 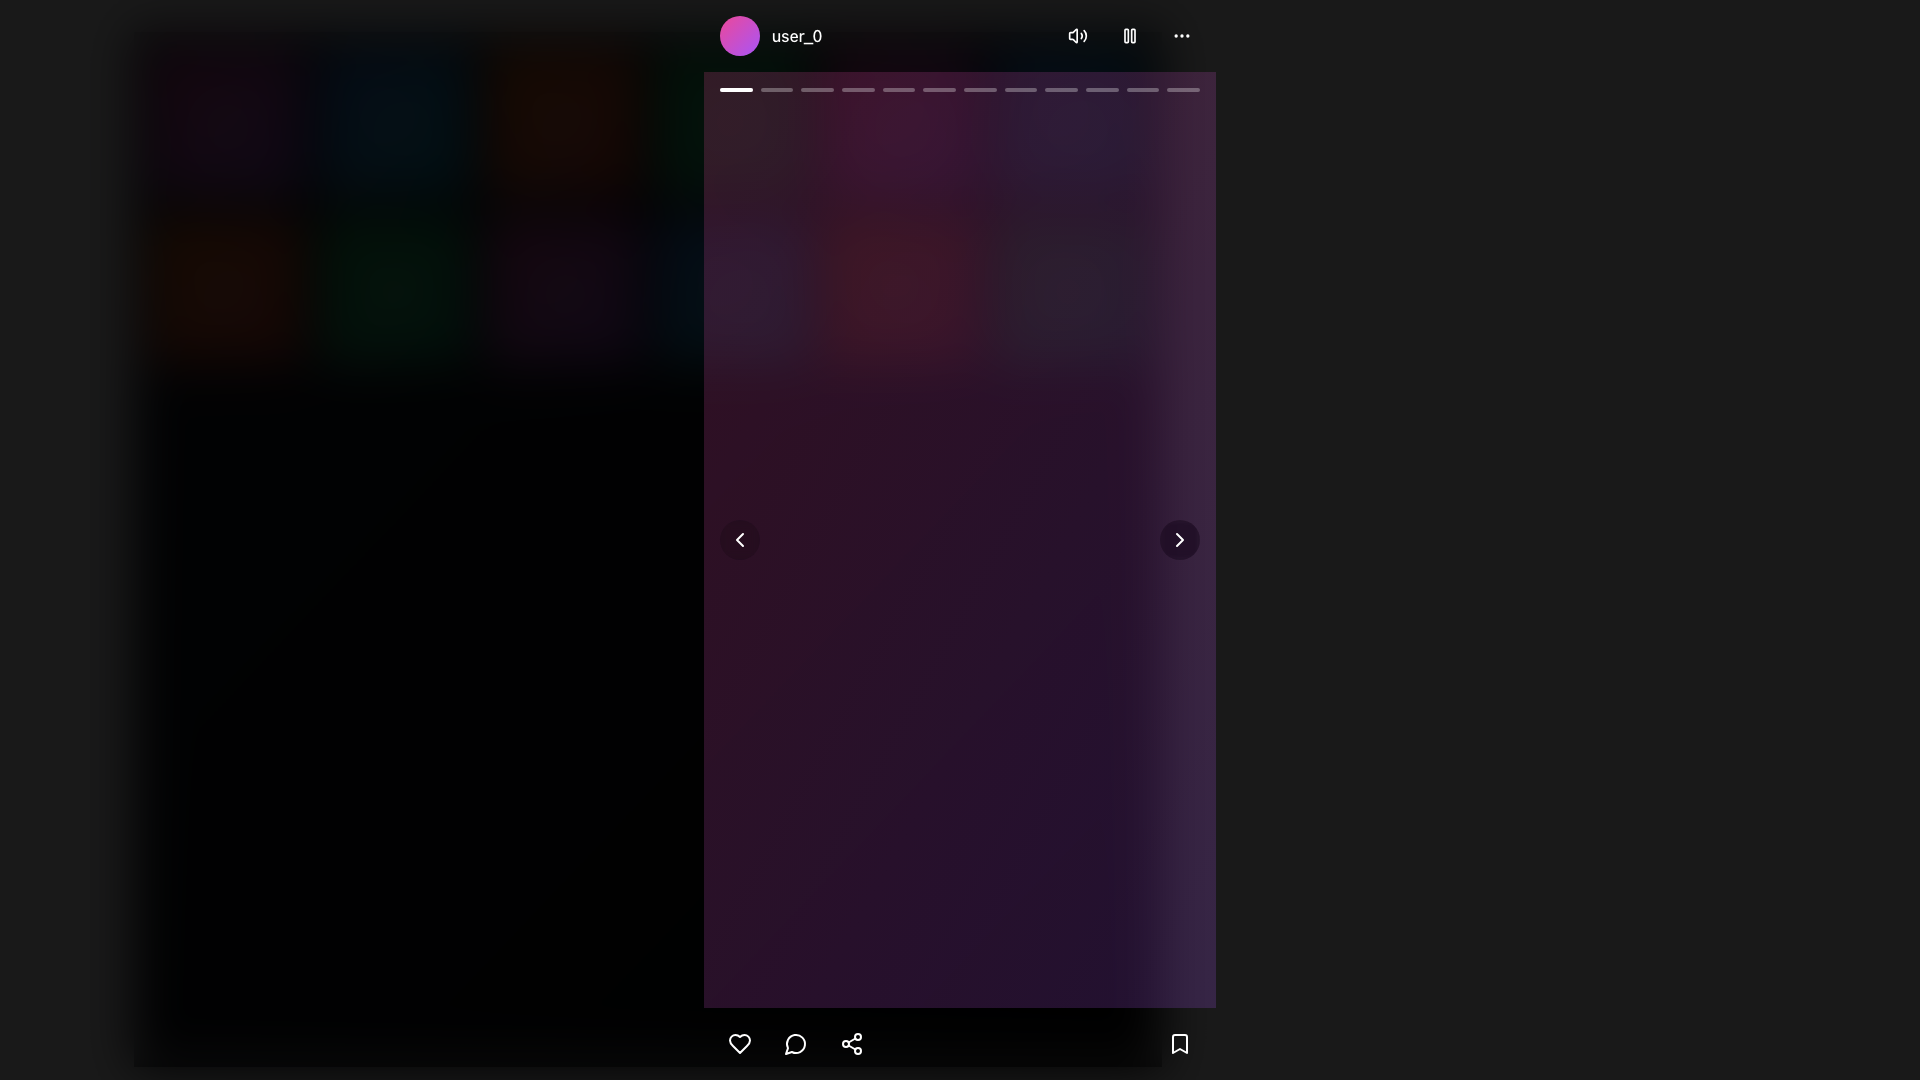 What do you see at coordinates (1129, 35) in the screenshot?
I see `the Pause button located in the top-right corner of the interface` at bounding box center [1129, 35].